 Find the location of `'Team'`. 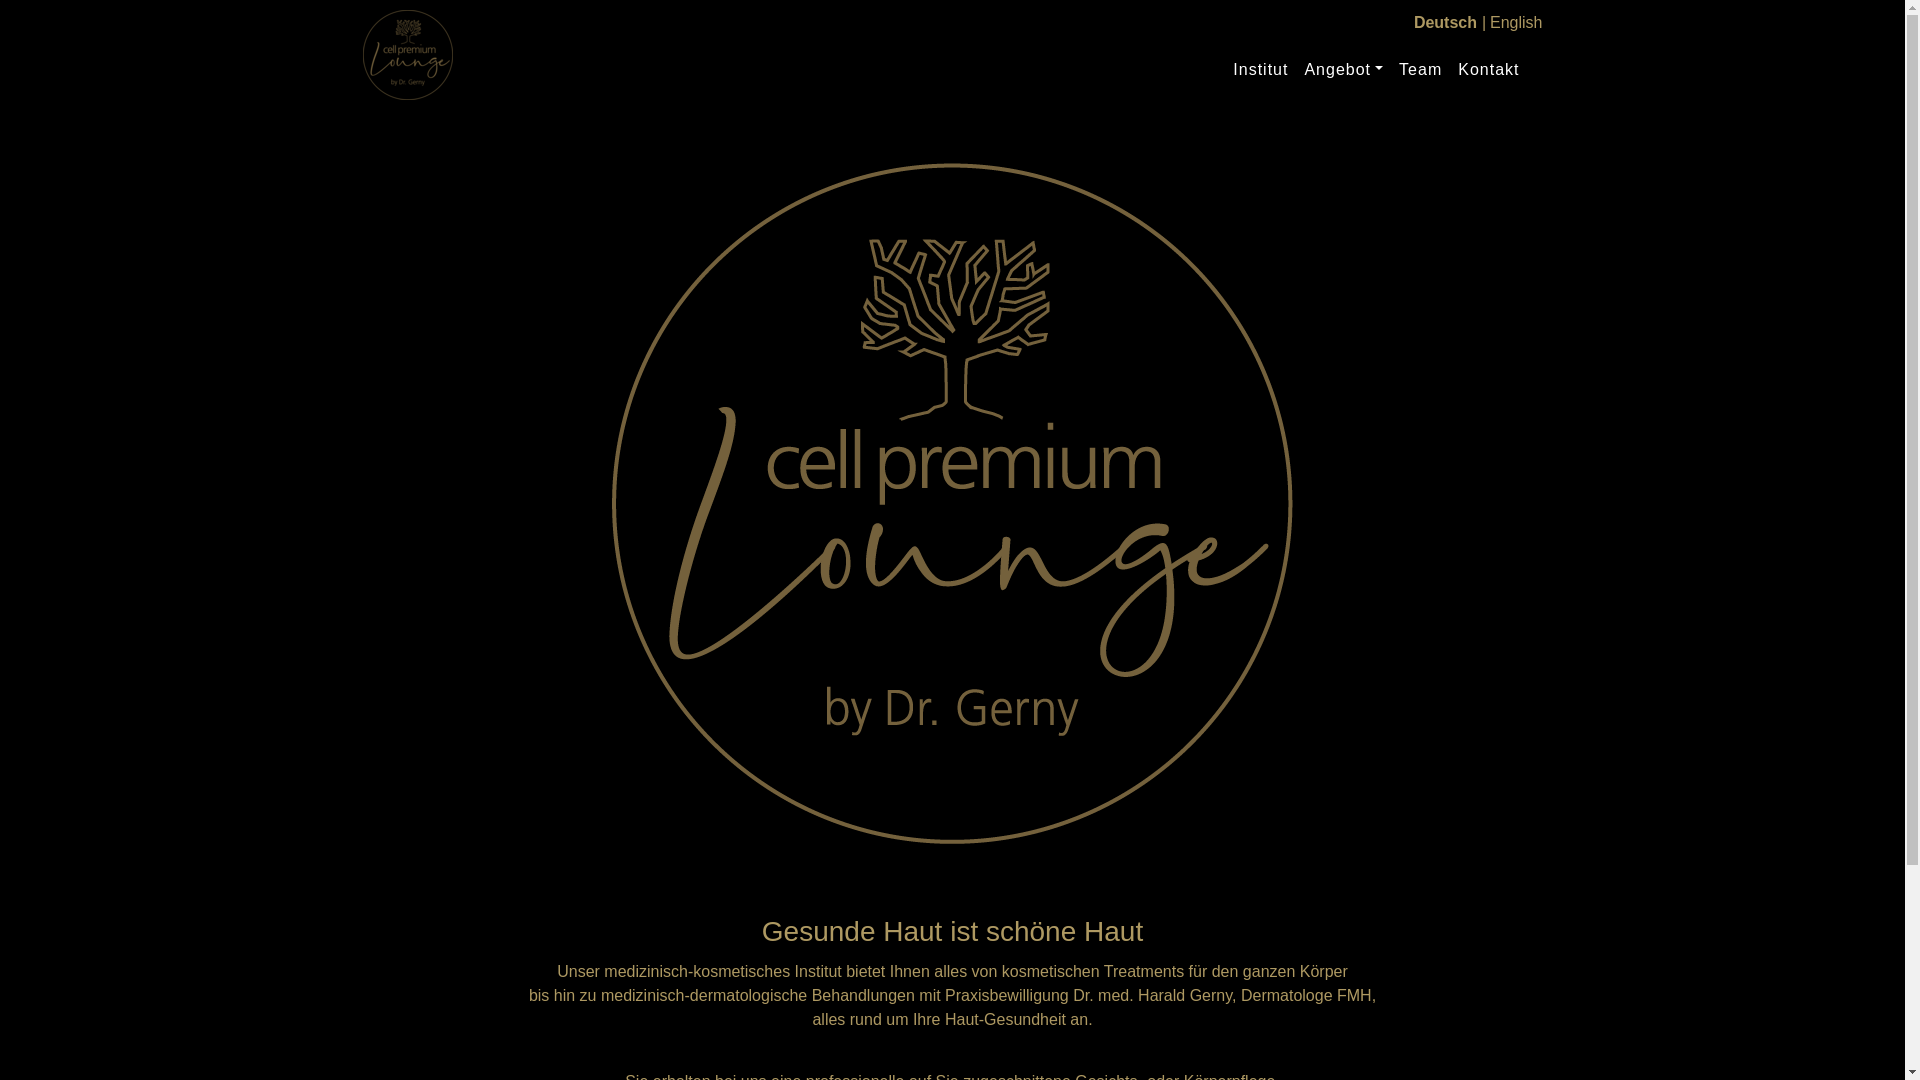

'Team' is located at coordinates (1390, 68).